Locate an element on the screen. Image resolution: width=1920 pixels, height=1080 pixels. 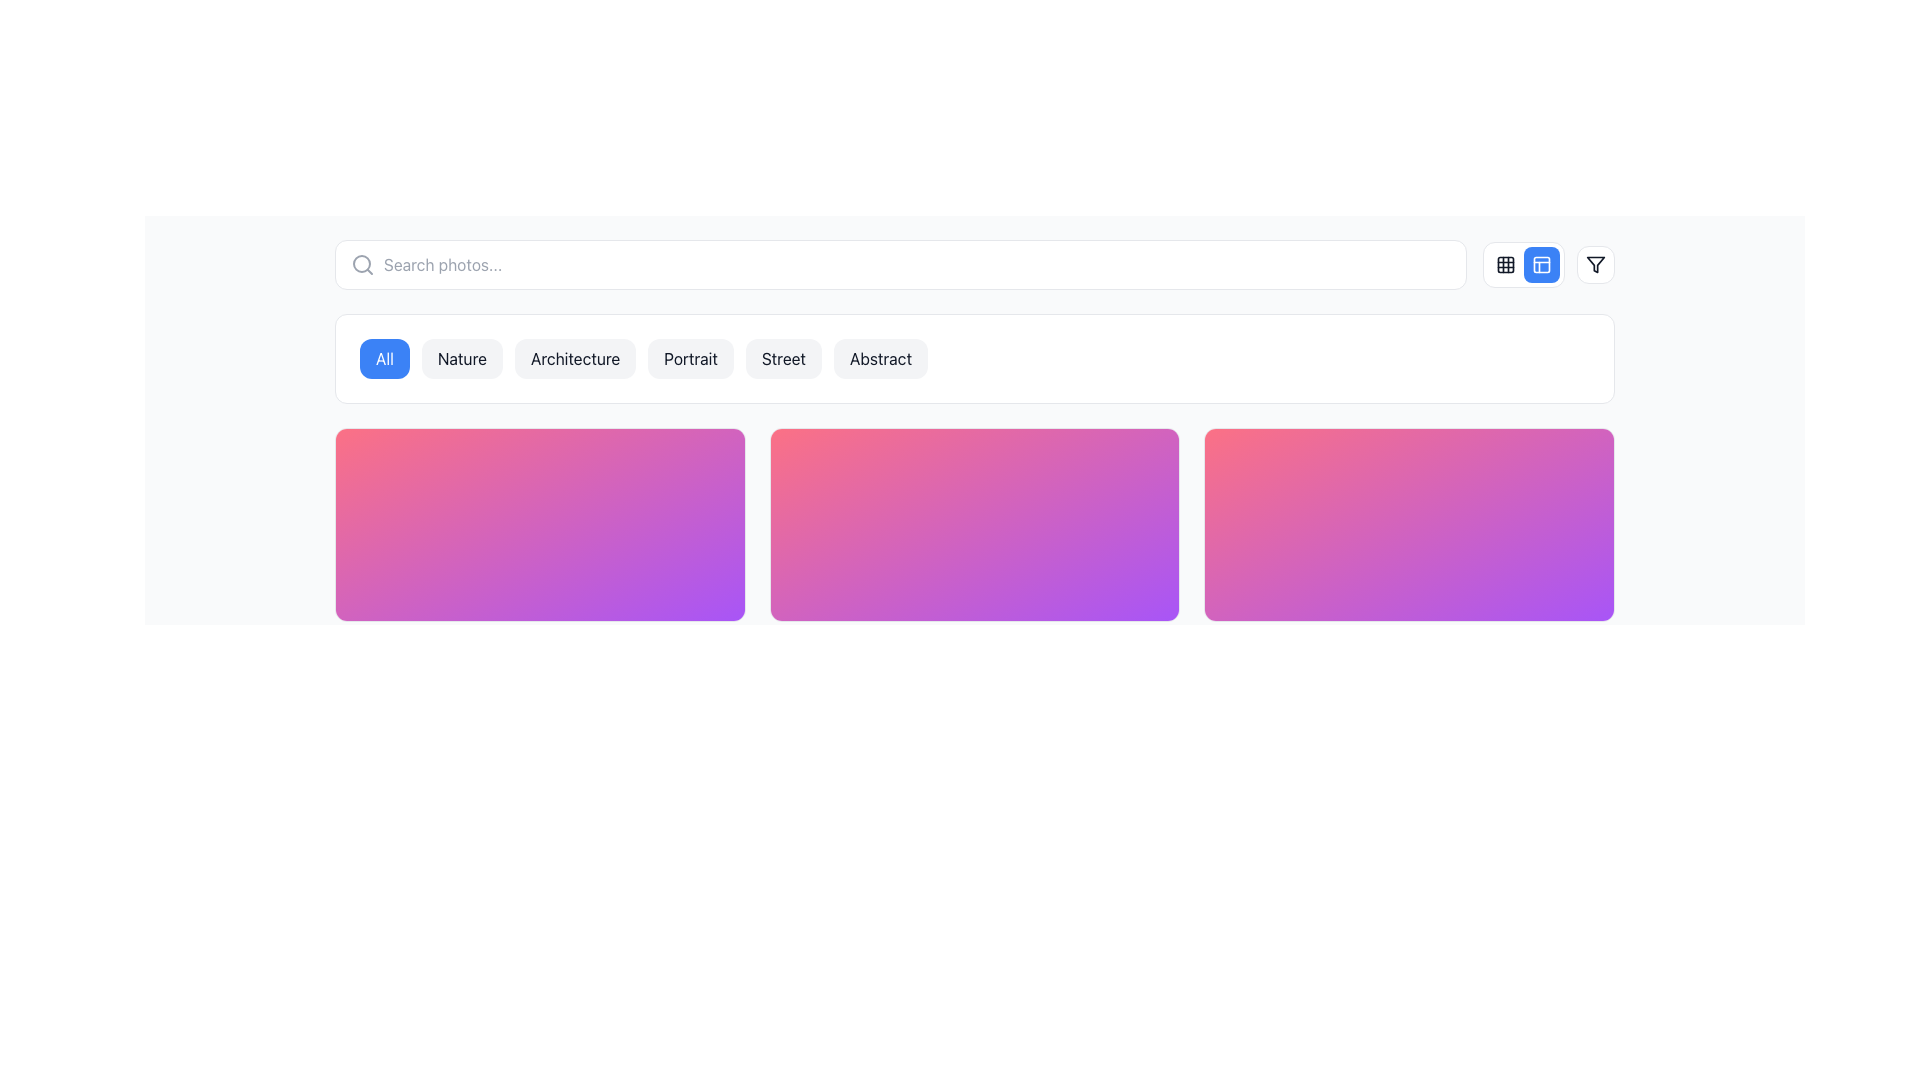
the informational display bar that provides pertinent information related to the associated purple panel, located near the bottom edge of the third rectangular item from the left is located at coordinates (974, 588).